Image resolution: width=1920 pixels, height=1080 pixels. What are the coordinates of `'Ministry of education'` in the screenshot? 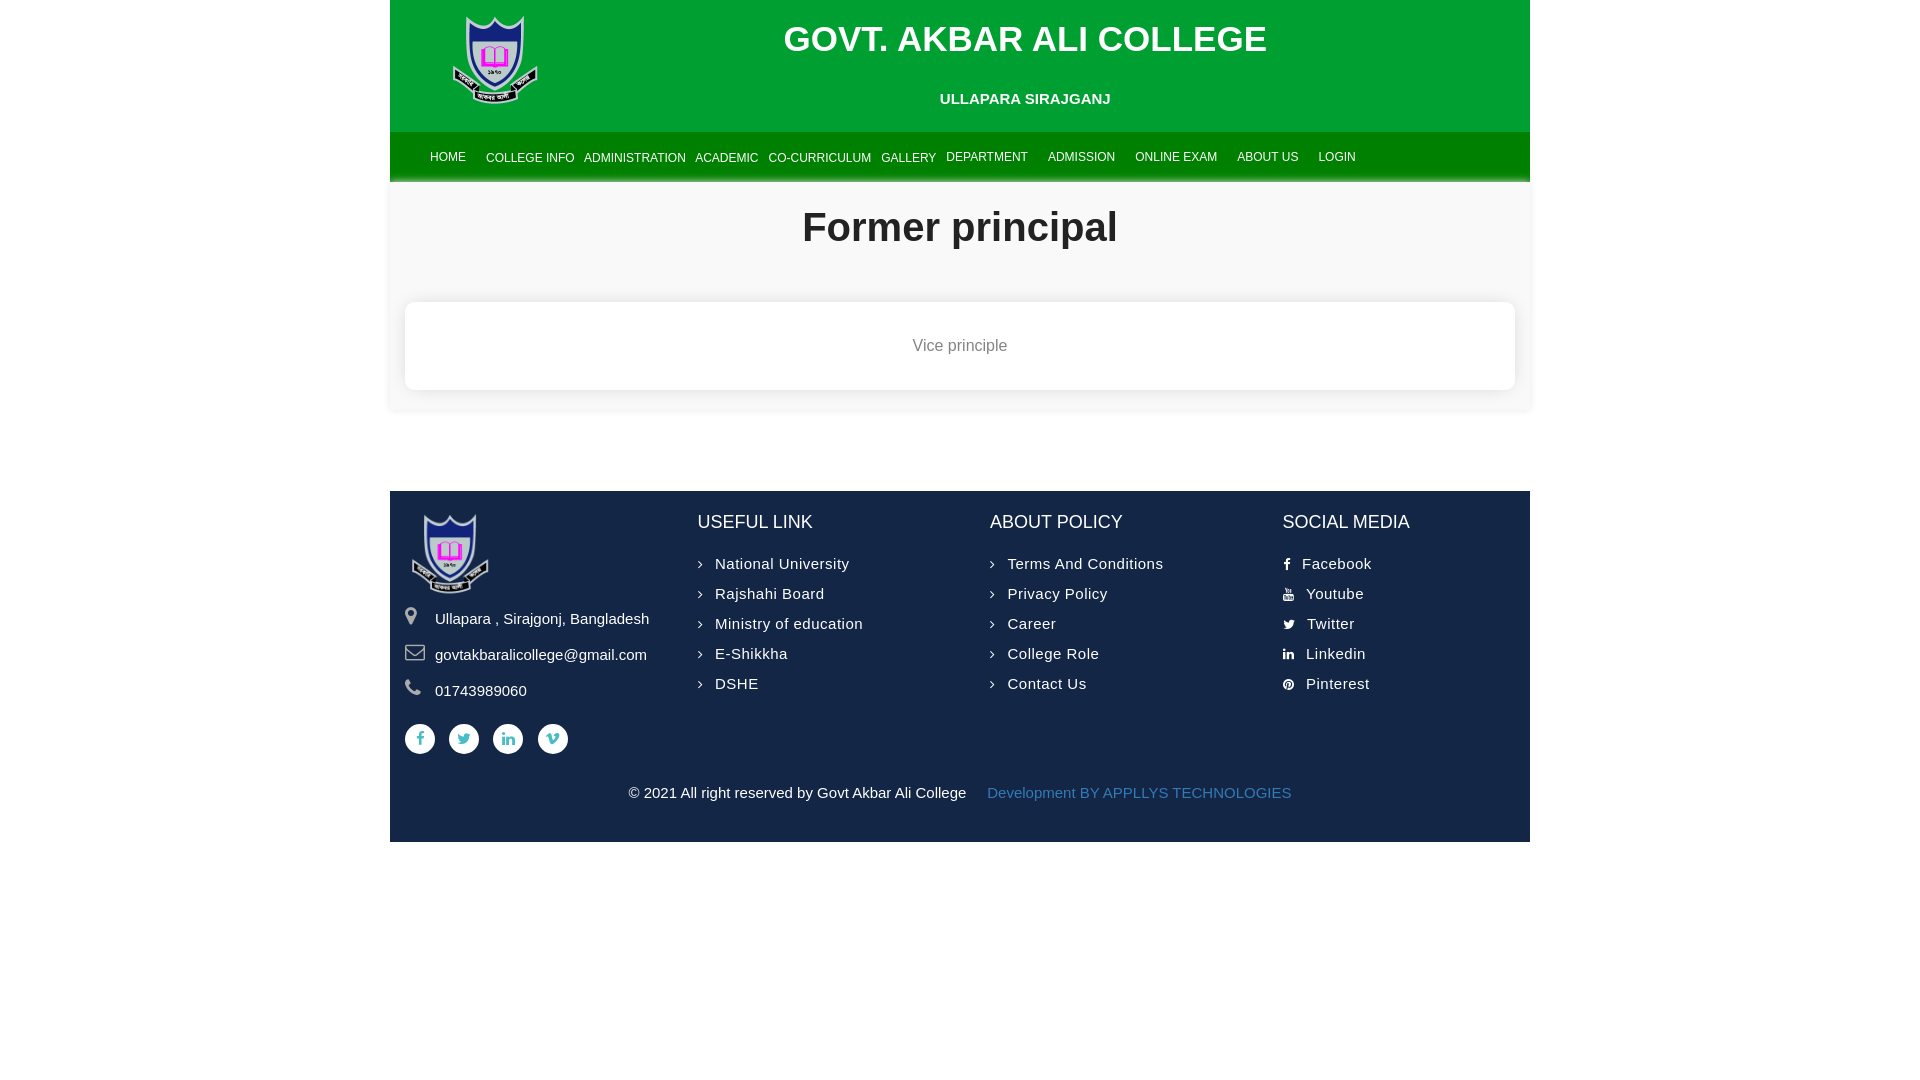 It's located at (780, 622).